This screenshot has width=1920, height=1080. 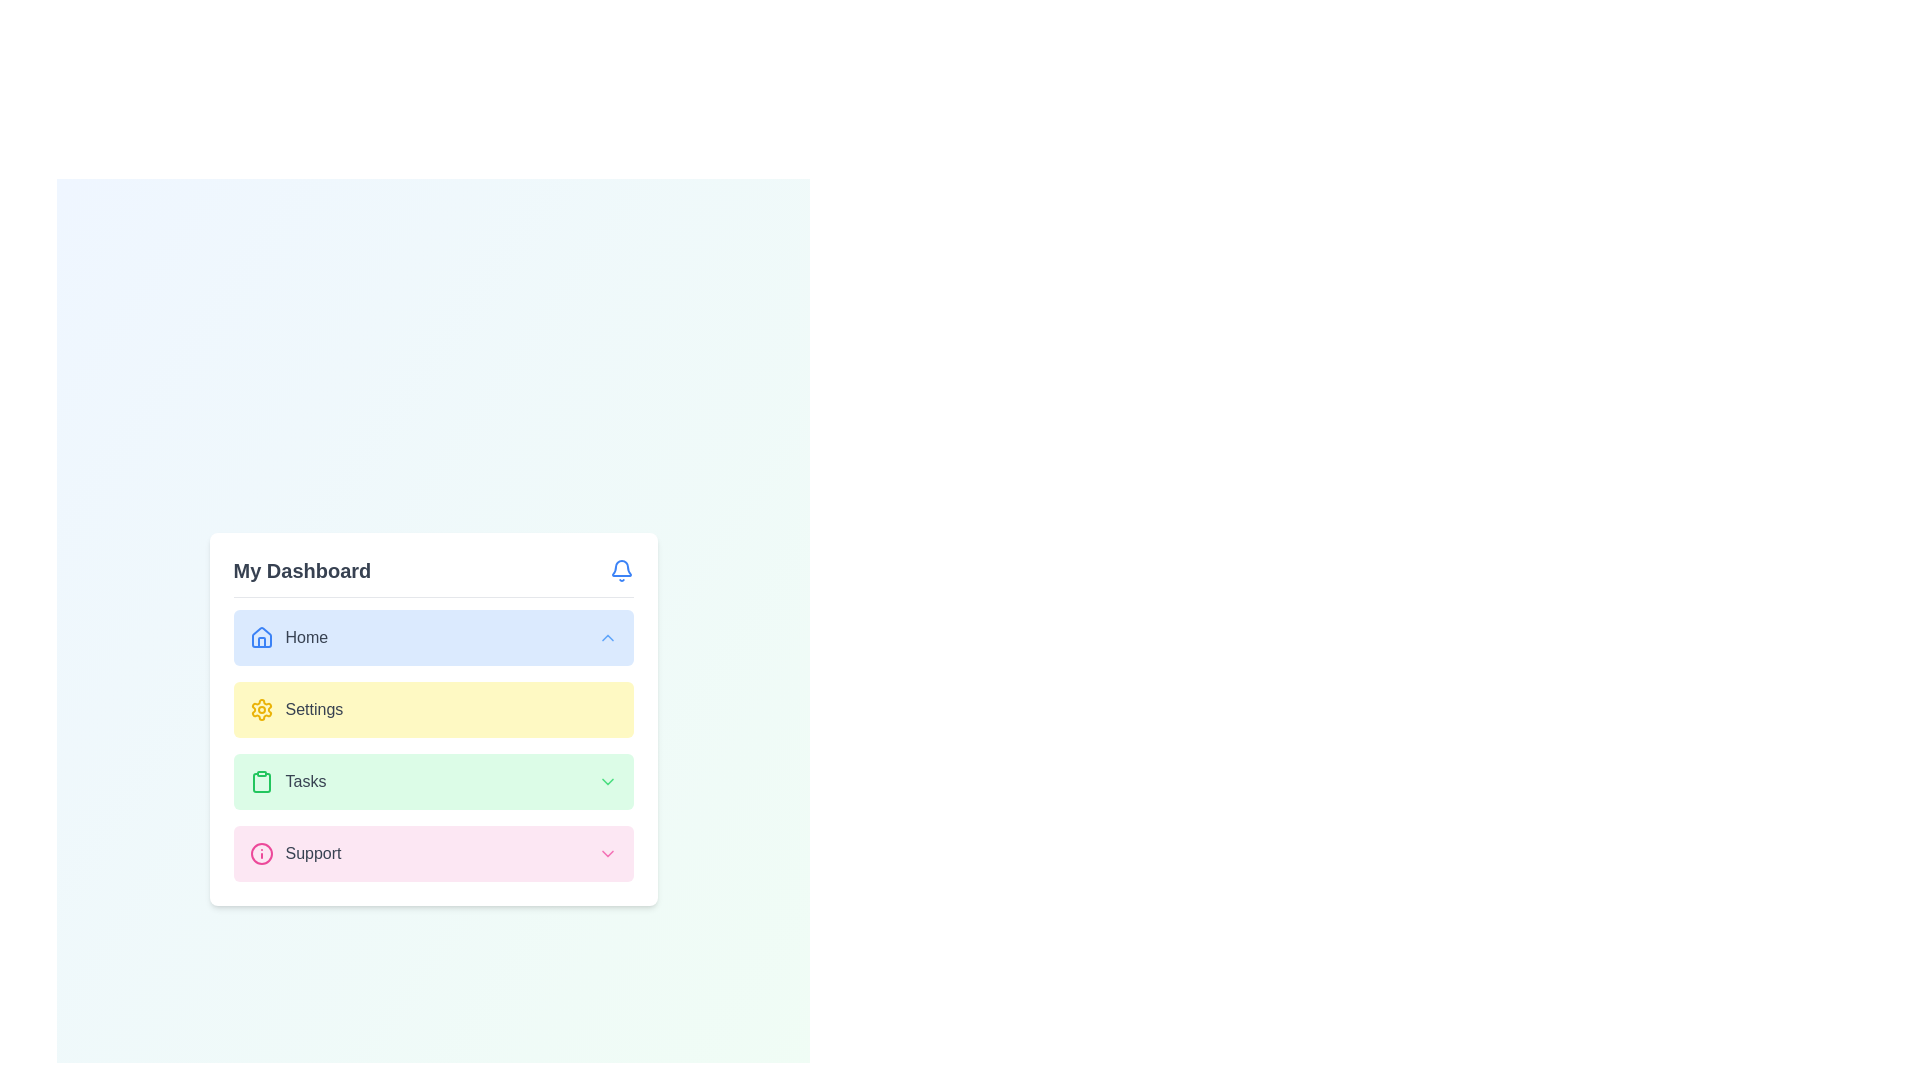 What do you see at coordinates (260, 853) in the screenshot?
I see `the circular SVG-based graphic element with a pink-themed color scheme, which serves as a visual indicator or button` at bounding box center [260, 853].